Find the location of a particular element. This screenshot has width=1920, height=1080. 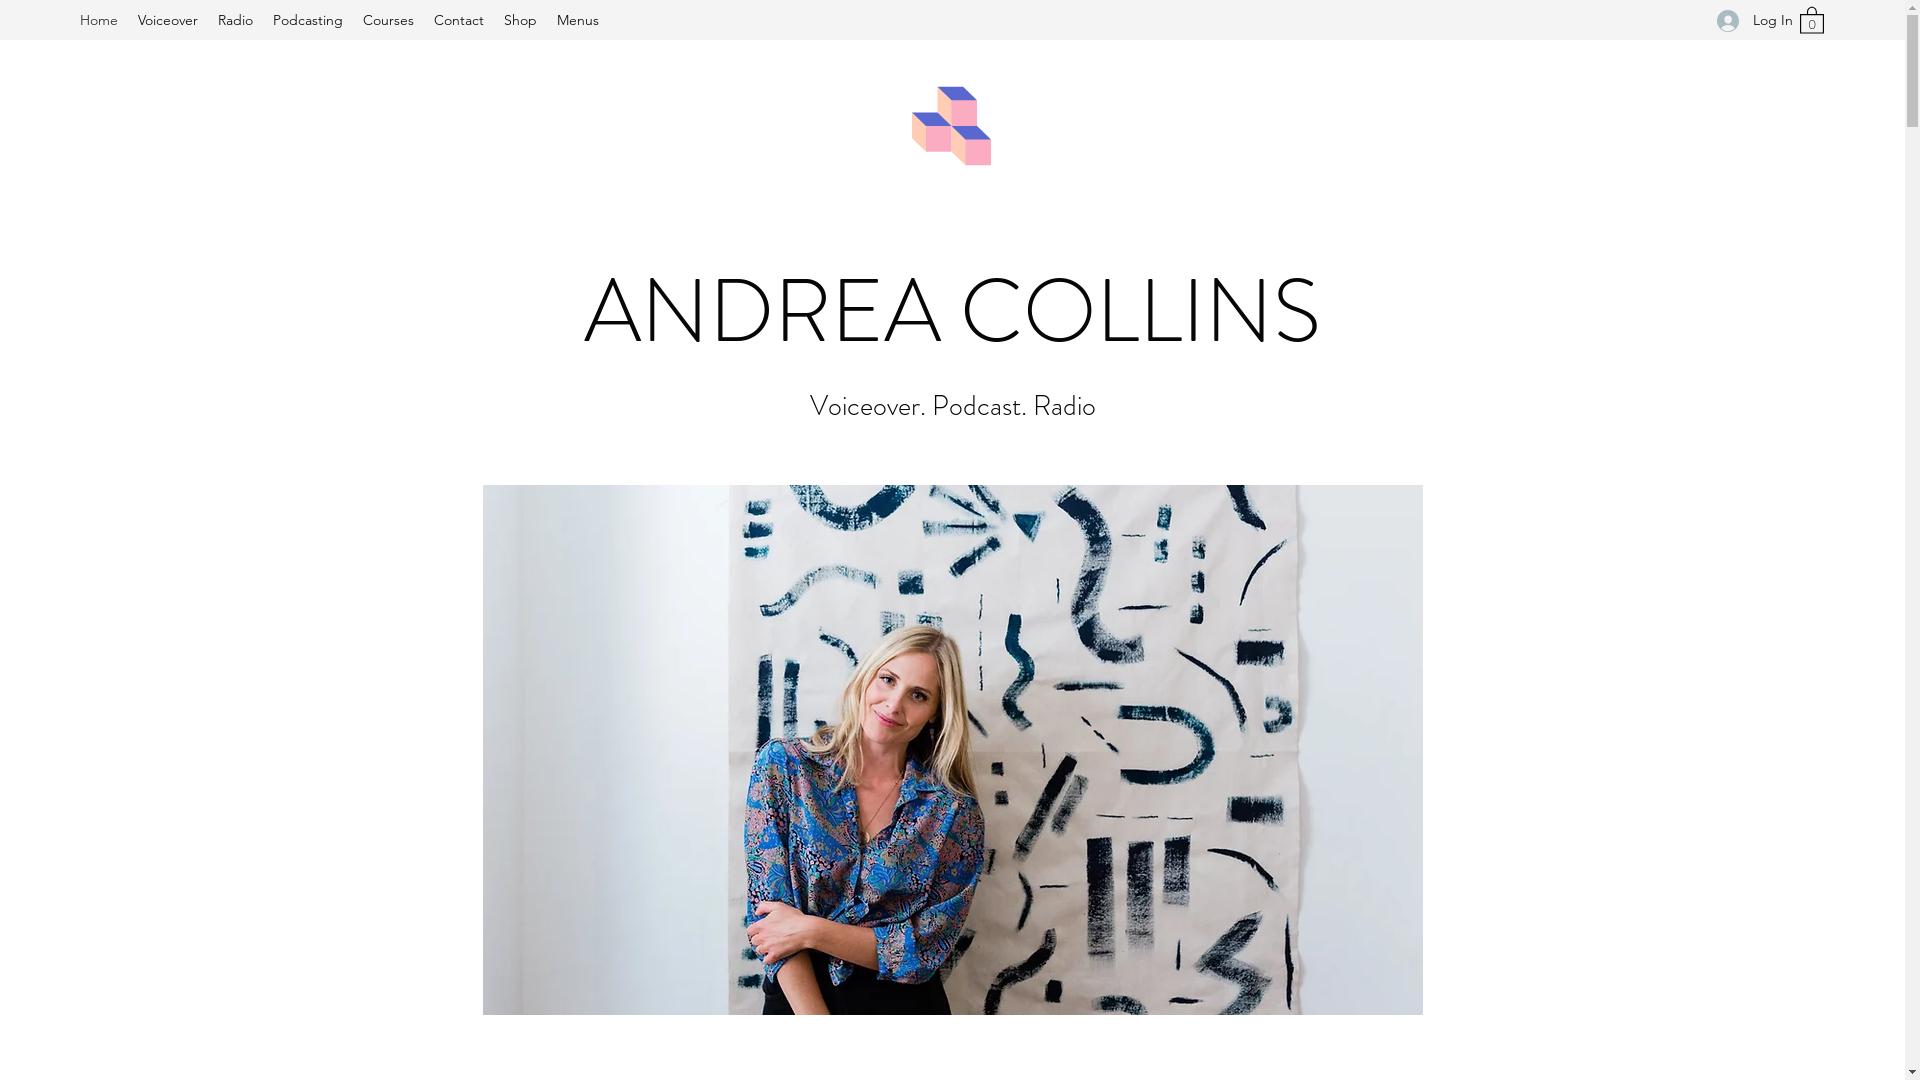

'Podcasting' is located at coordinates (306, 19).